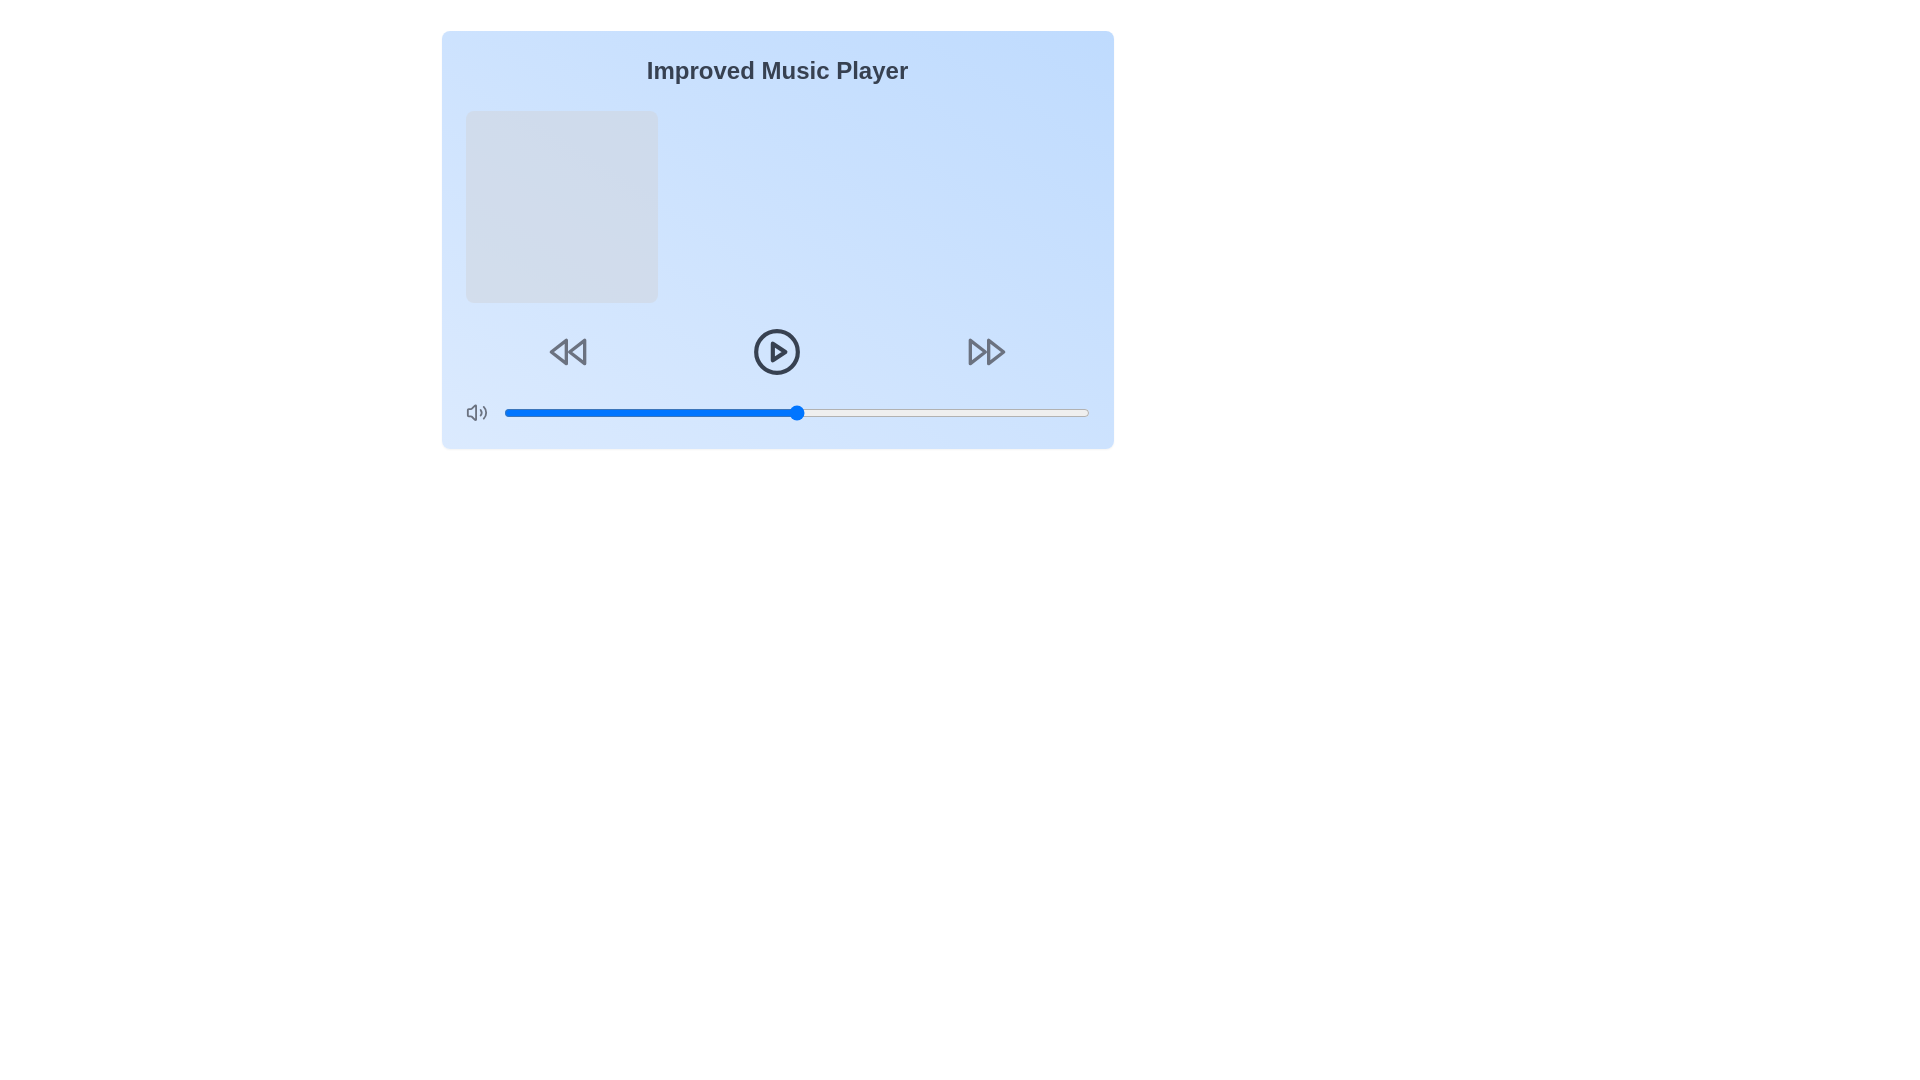 Image resolution: width=1920 pixels, height=1080 pixels. What do you see at coordinates (789, 411) in the screenshot?
I see `the slider value` at bounding box center [789, 411].